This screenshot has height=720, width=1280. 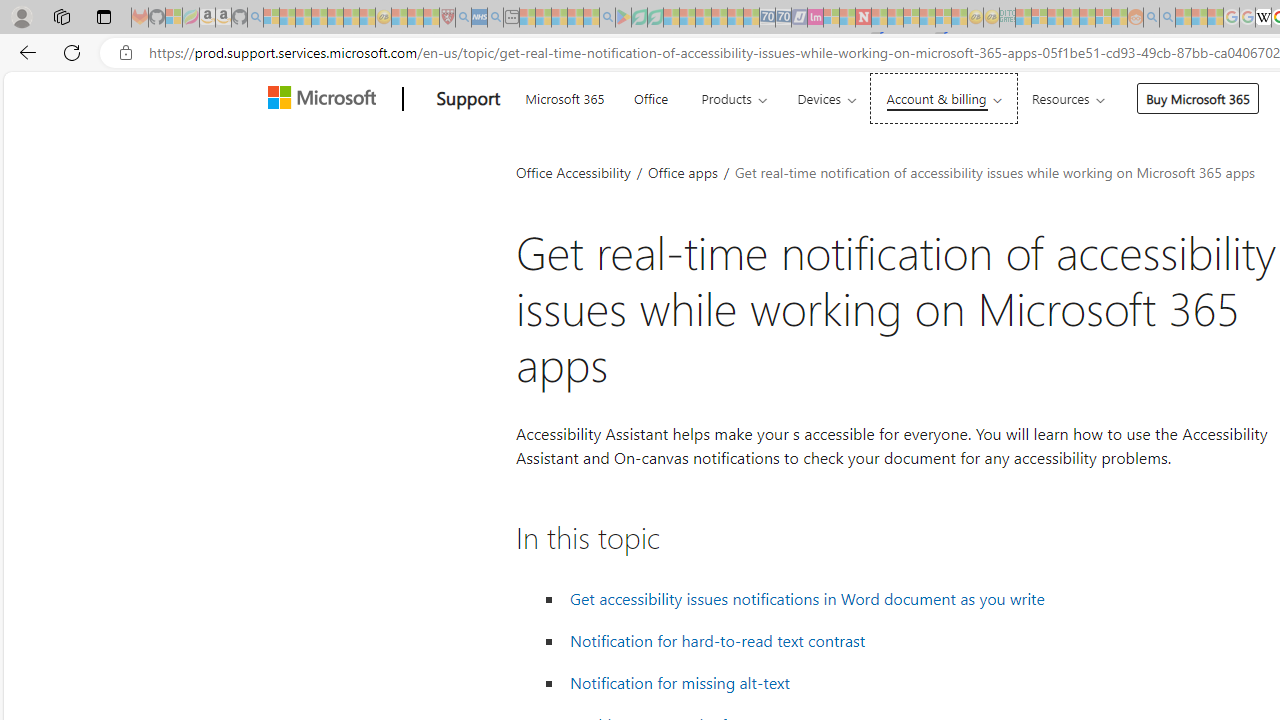 I want to click on 'MSNBC - MSN - Sleeping', so click(x=1023, y=17).